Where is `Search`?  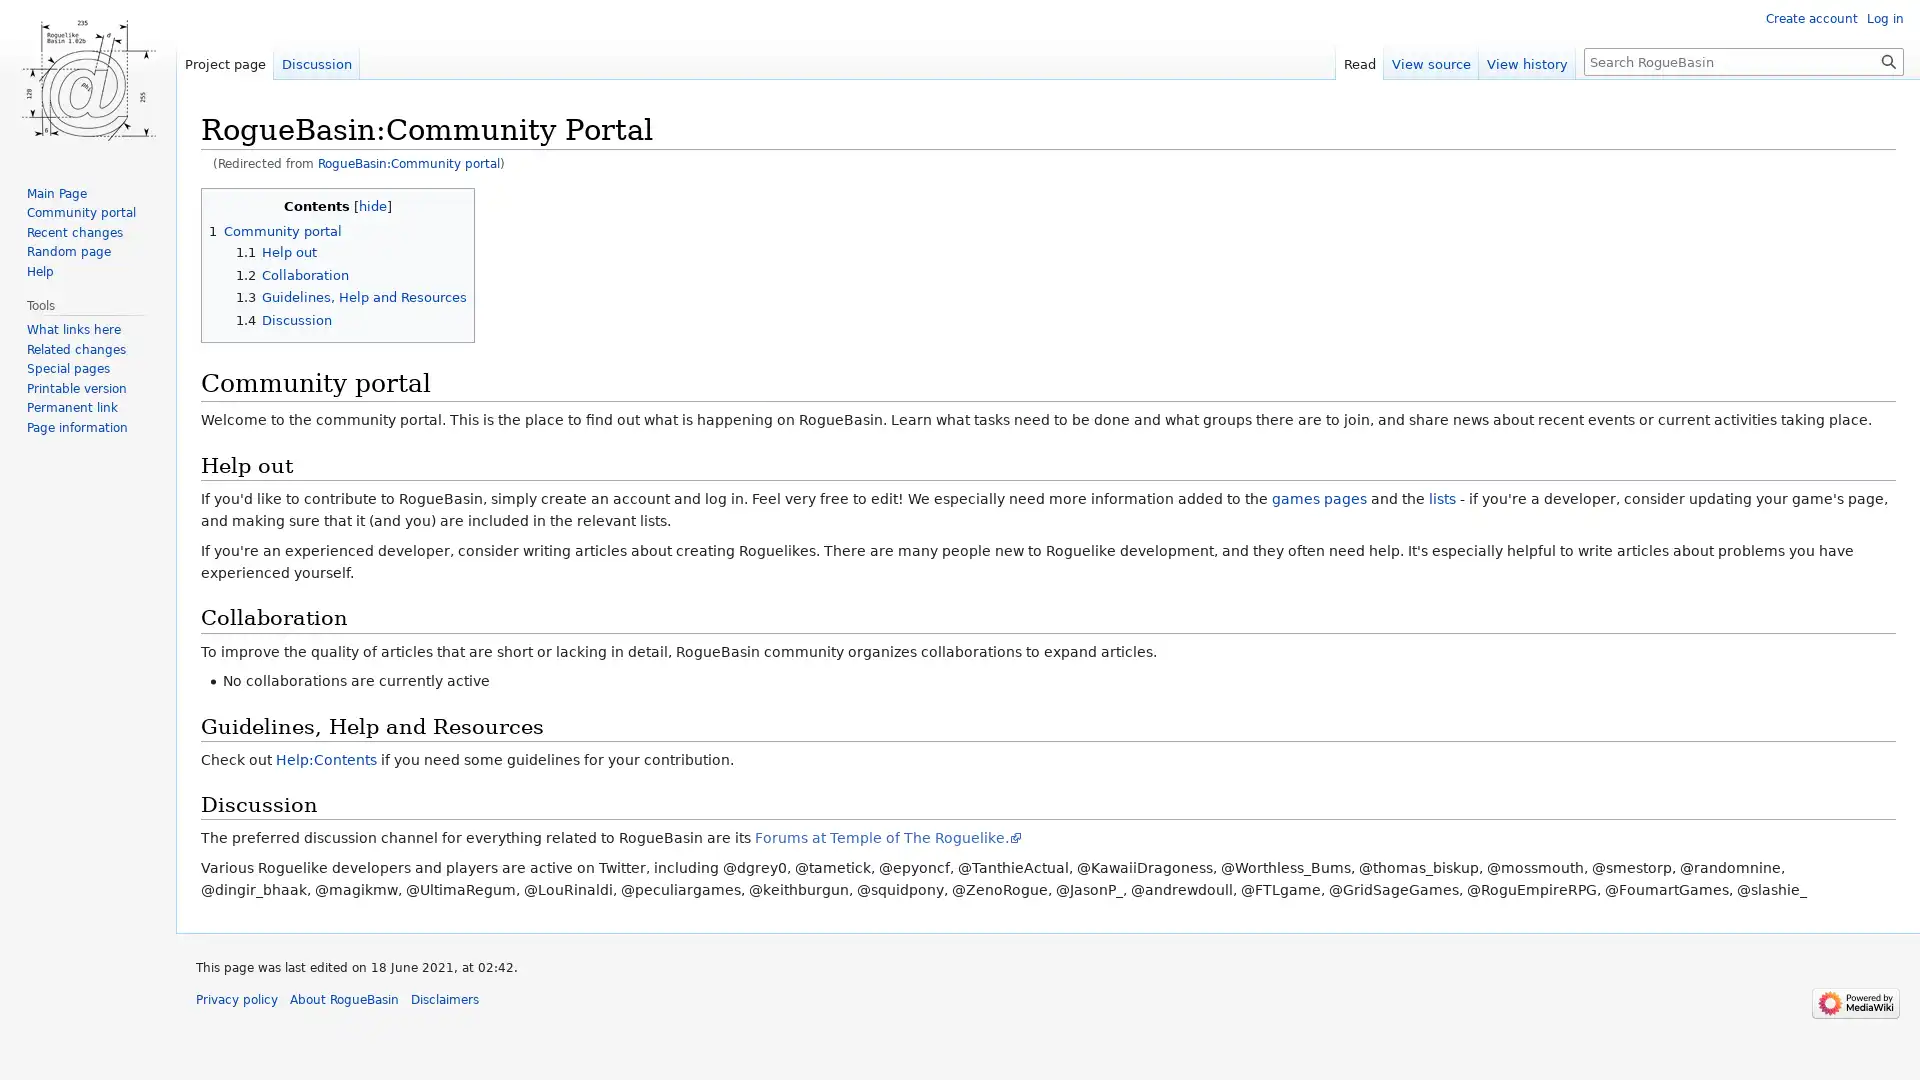
Search is located at coordinates (1888, 60).